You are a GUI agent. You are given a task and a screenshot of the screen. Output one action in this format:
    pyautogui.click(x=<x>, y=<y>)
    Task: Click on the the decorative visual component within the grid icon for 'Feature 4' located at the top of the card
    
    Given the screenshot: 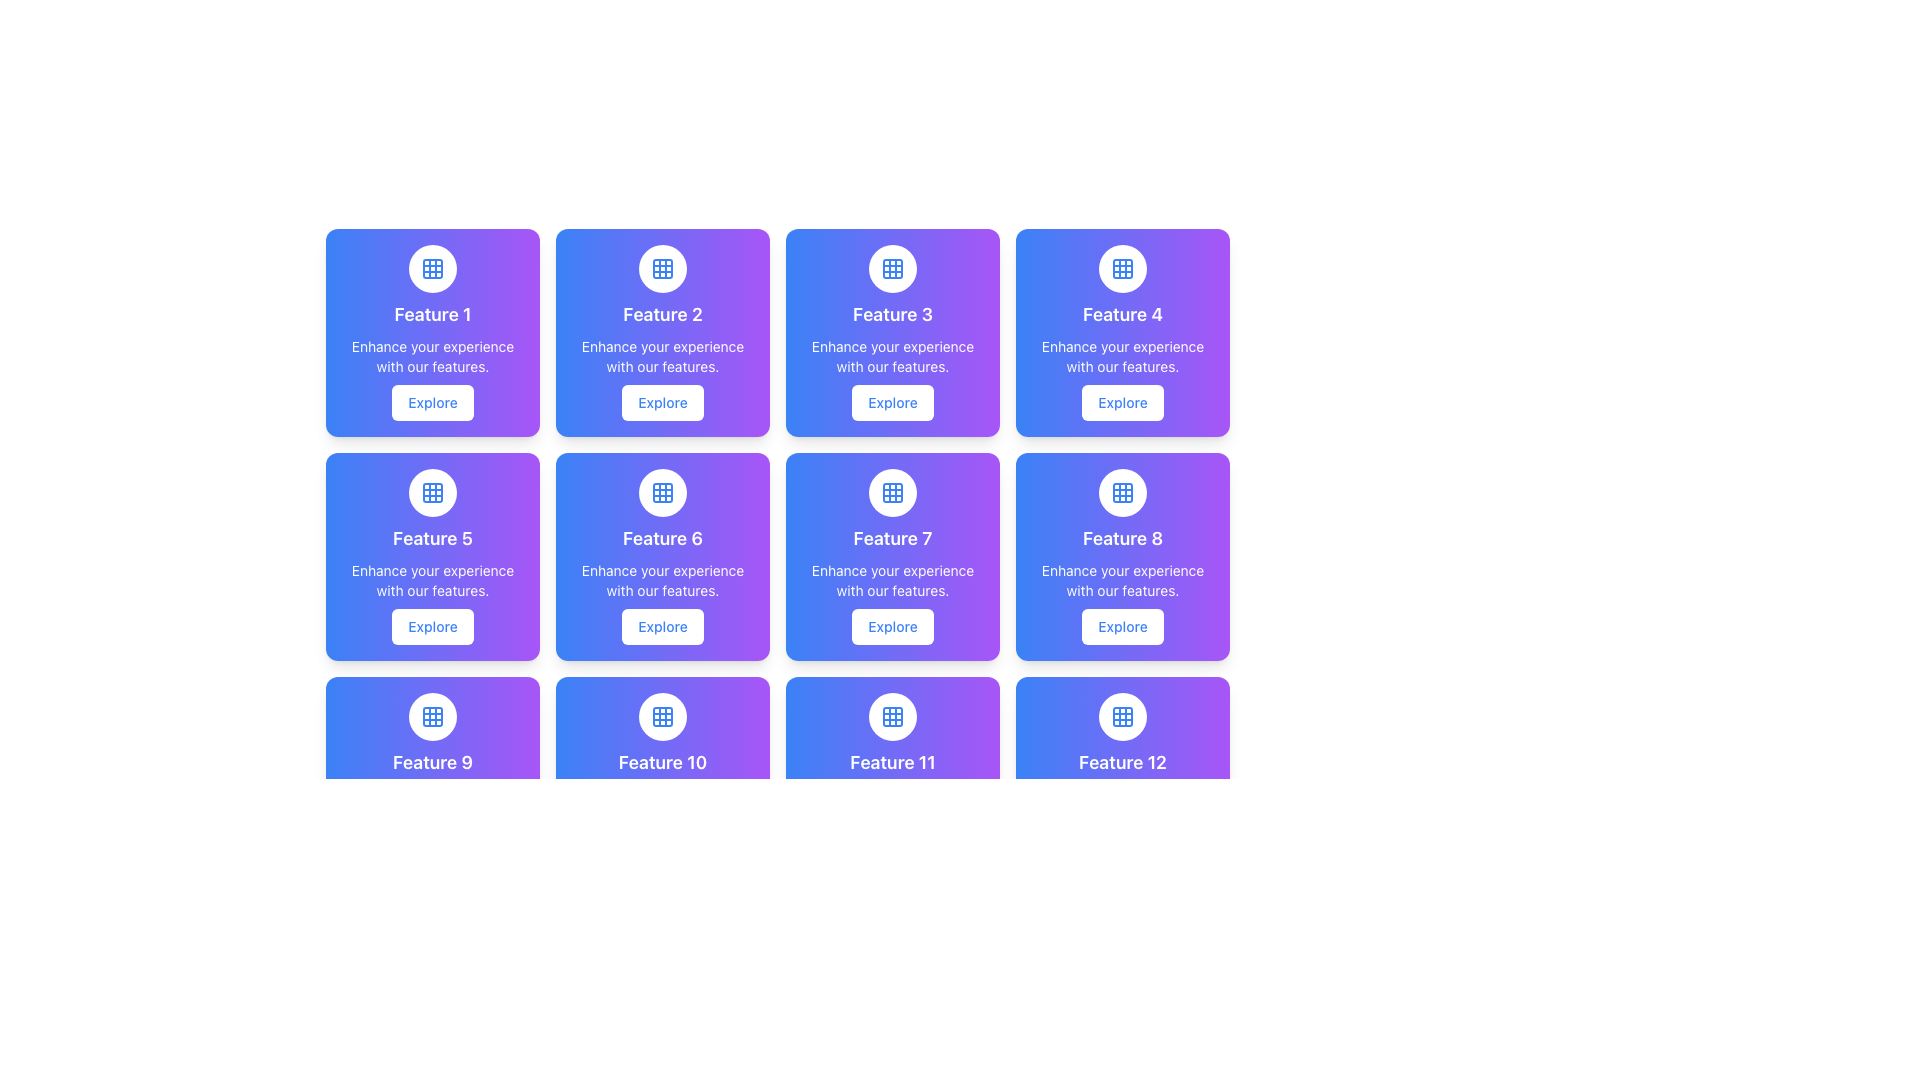 What is the action you would take?
    pyautogui.click(x=1123, y=268)
    